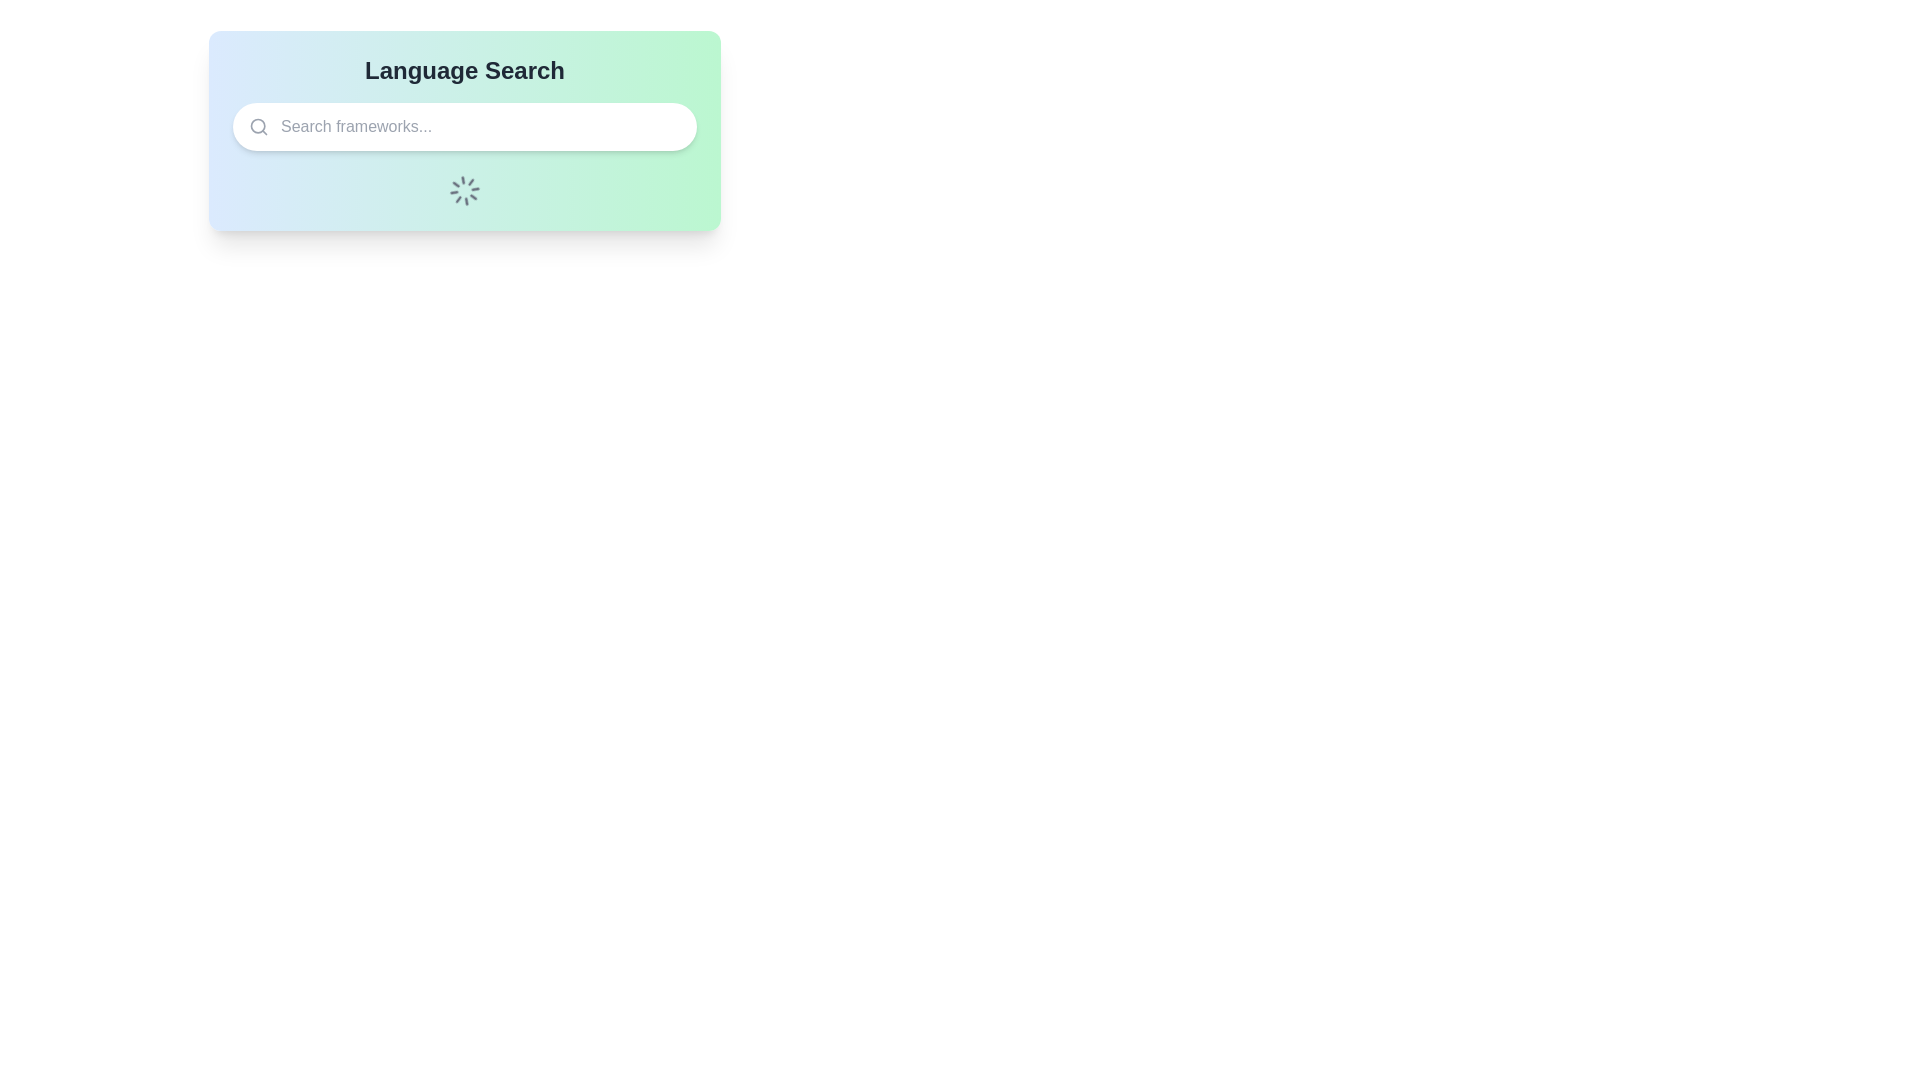 The height and width of the screenshot is (1080, 1920). What do you see at coordinates (258, 127) in the screenshot?
I see `the search icon located at the leftmost edge of the rounded rectangular search bar` at bounding box center [258, 127].